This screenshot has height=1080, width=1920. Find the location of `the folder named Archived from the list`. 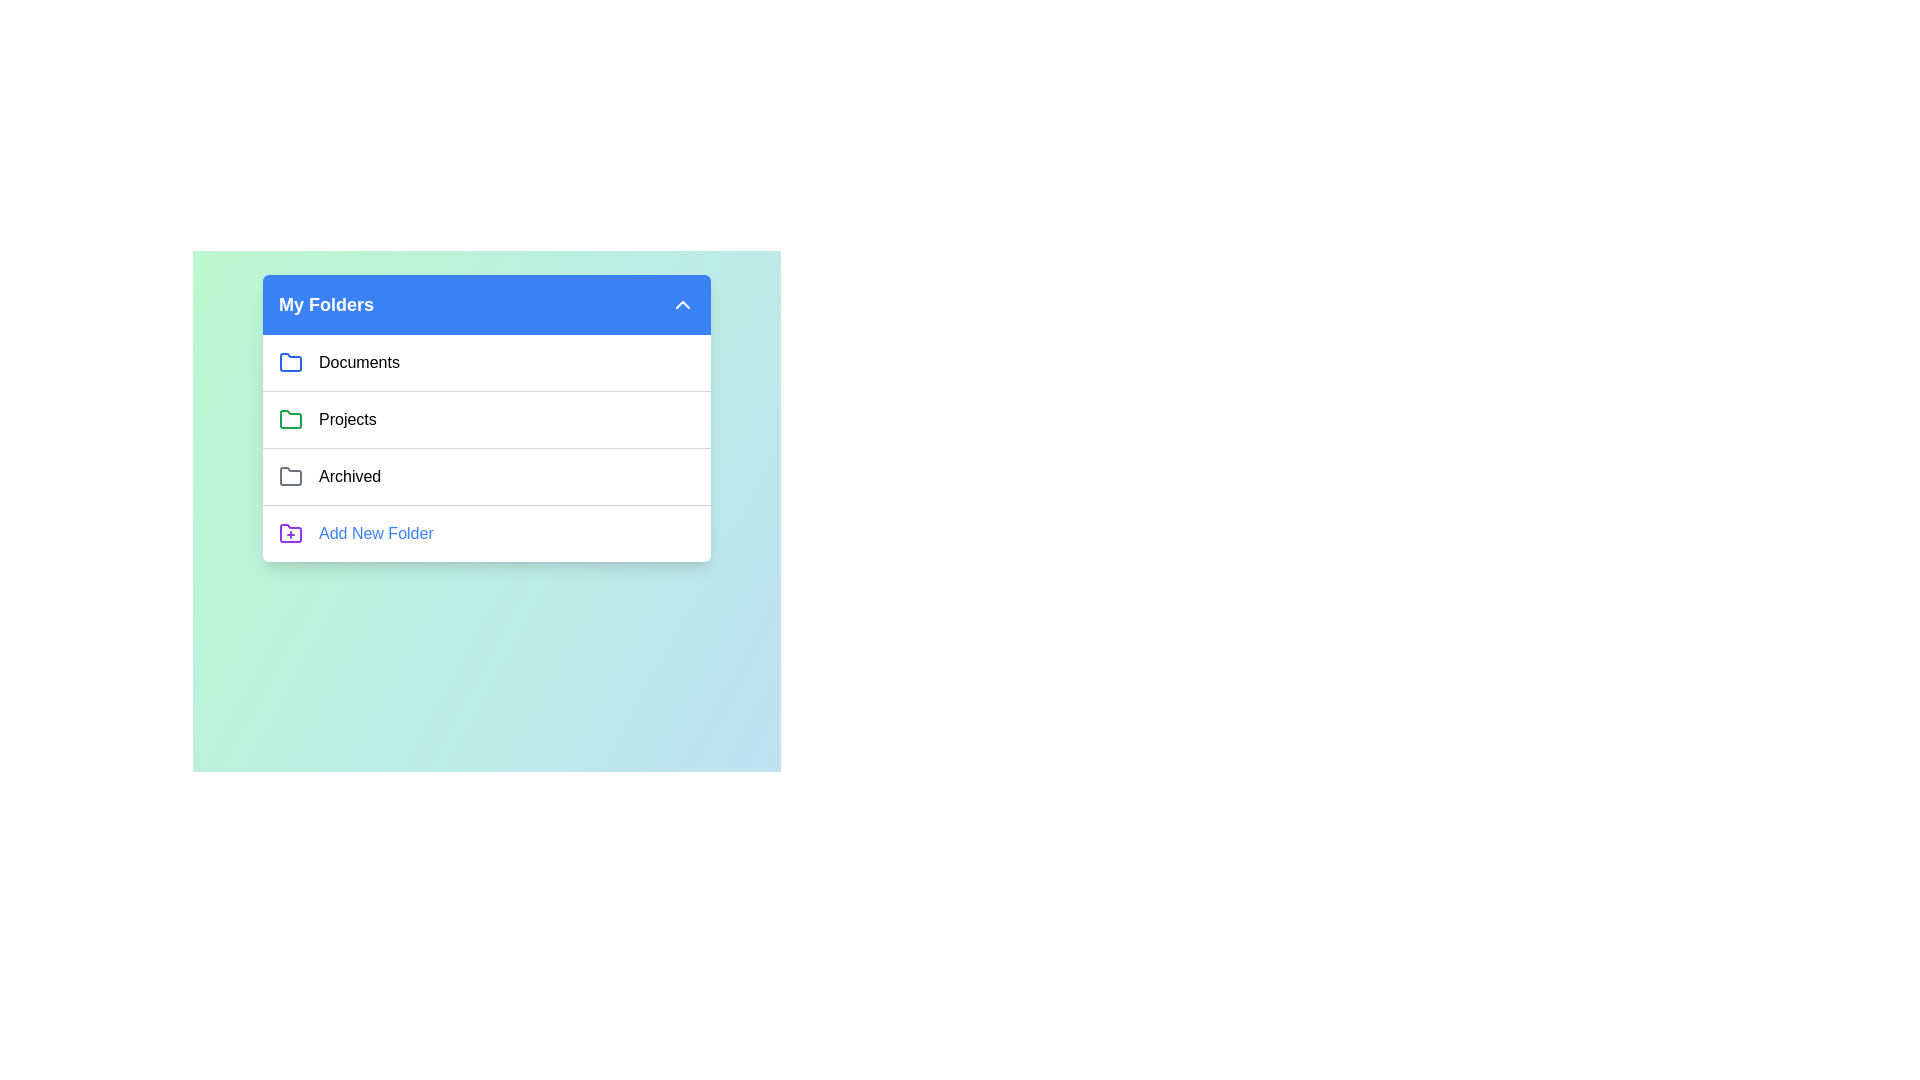

the folder named Archived from the list is located at coordinates (350, 477).